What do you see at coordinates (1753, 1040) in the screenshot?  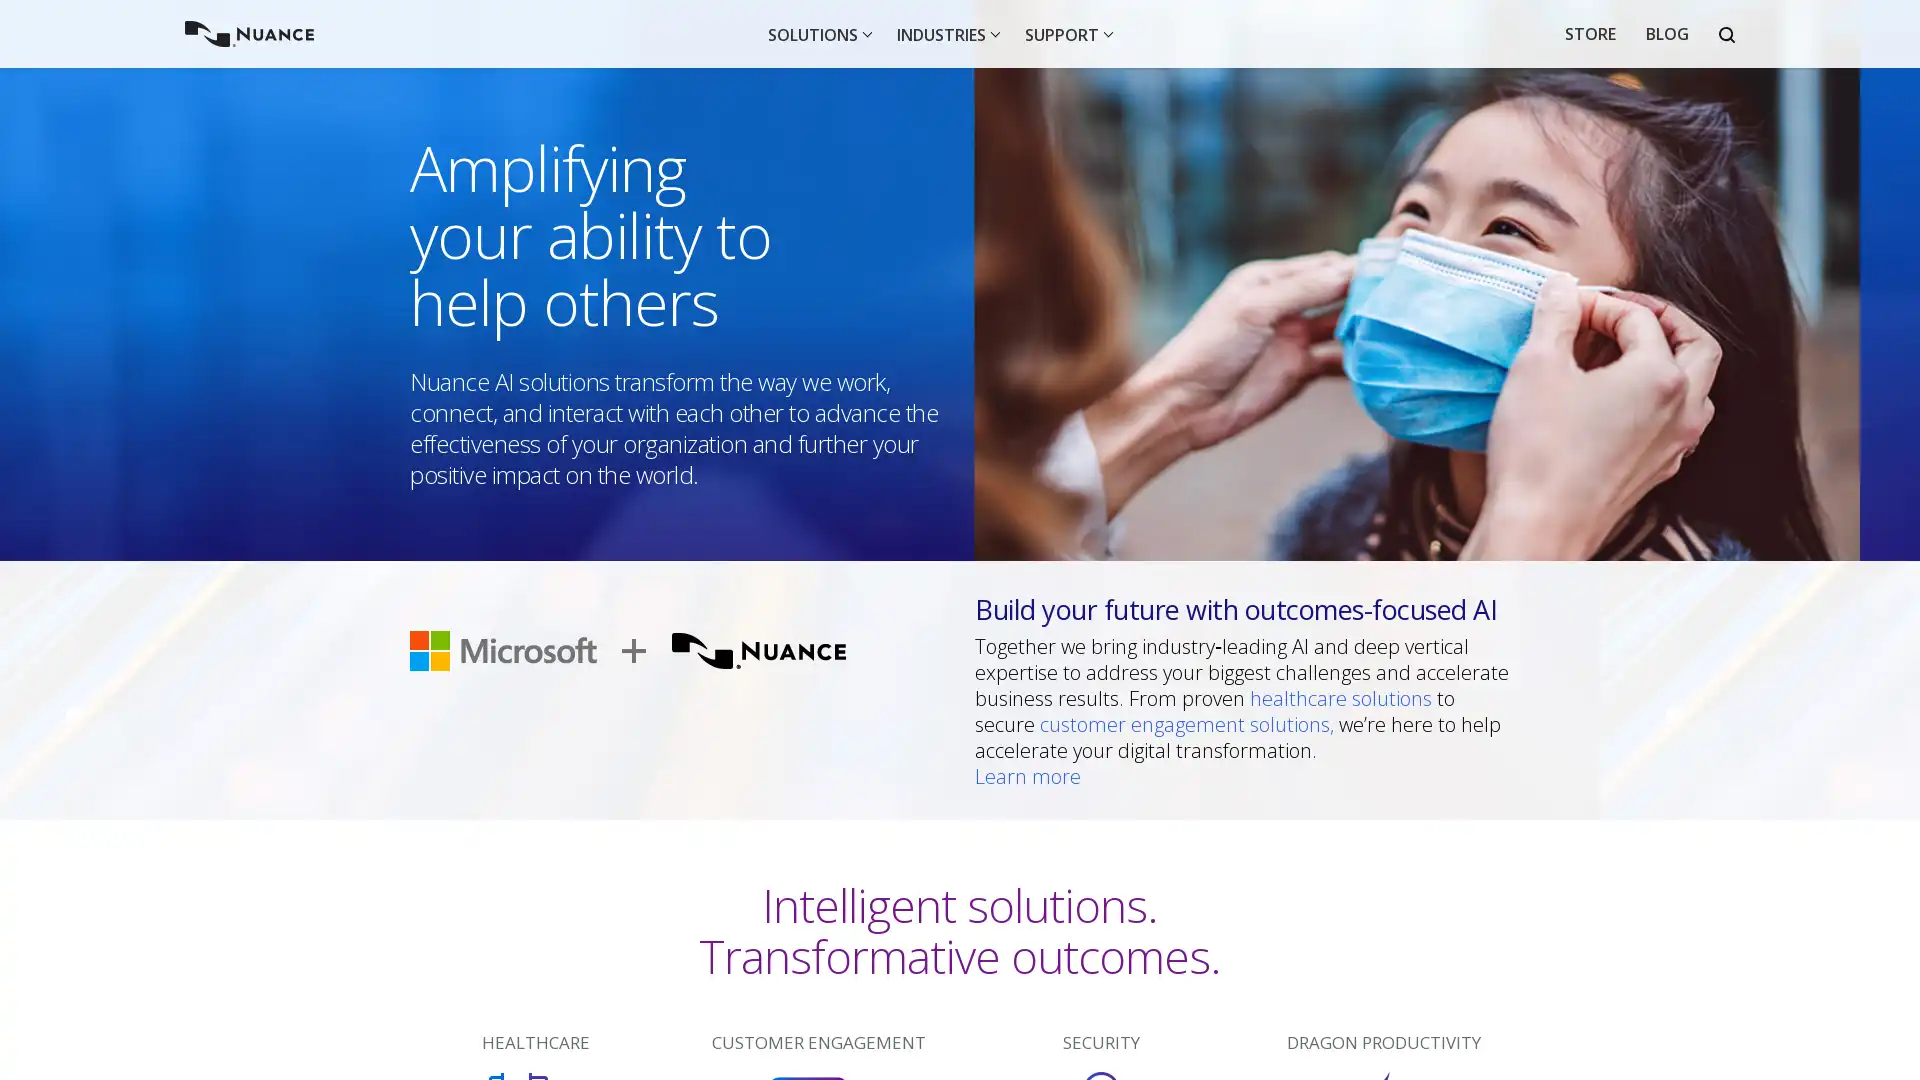 I see `I agree` at bounding box center [1753, 1040].